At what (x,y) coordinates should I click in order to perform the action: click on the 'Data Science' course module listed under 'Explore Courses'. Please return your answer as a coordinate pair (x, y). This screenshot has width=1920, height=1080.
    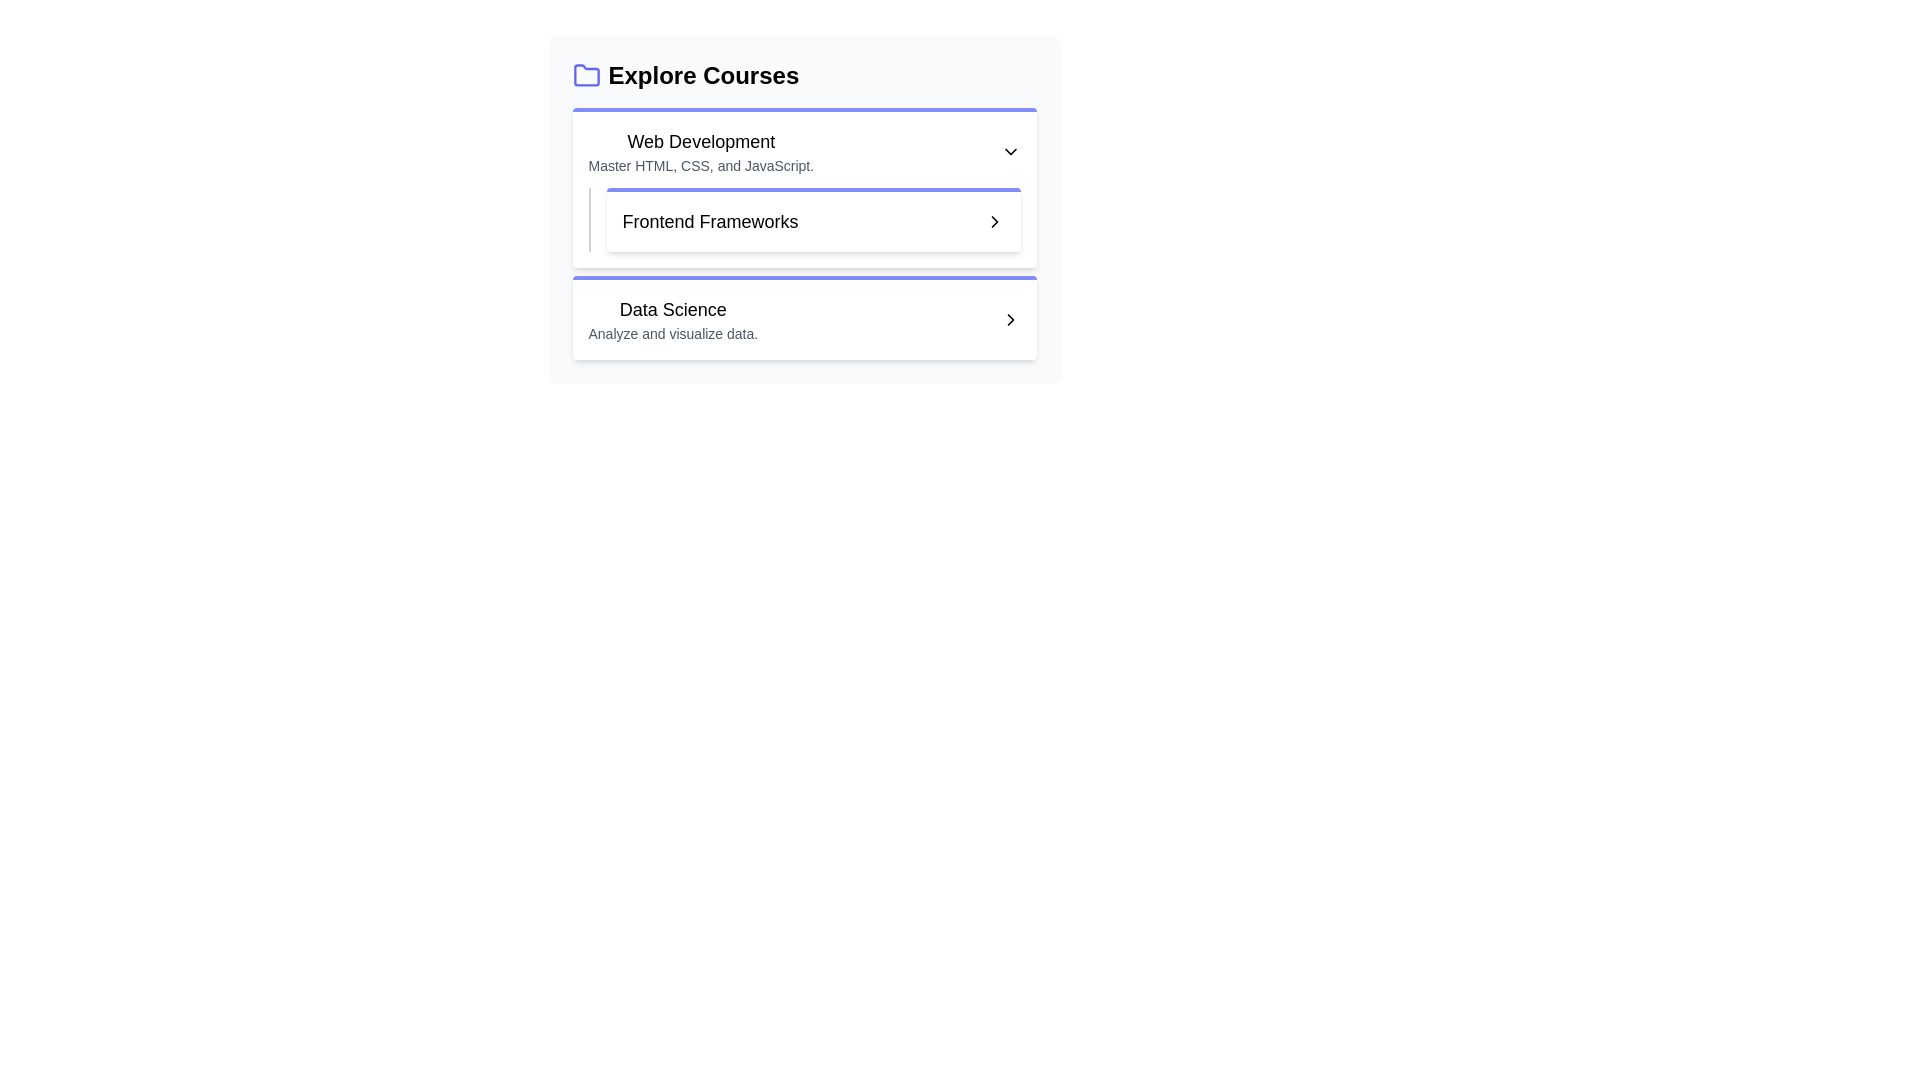
    Looking at the image, I should click on (673, 319).